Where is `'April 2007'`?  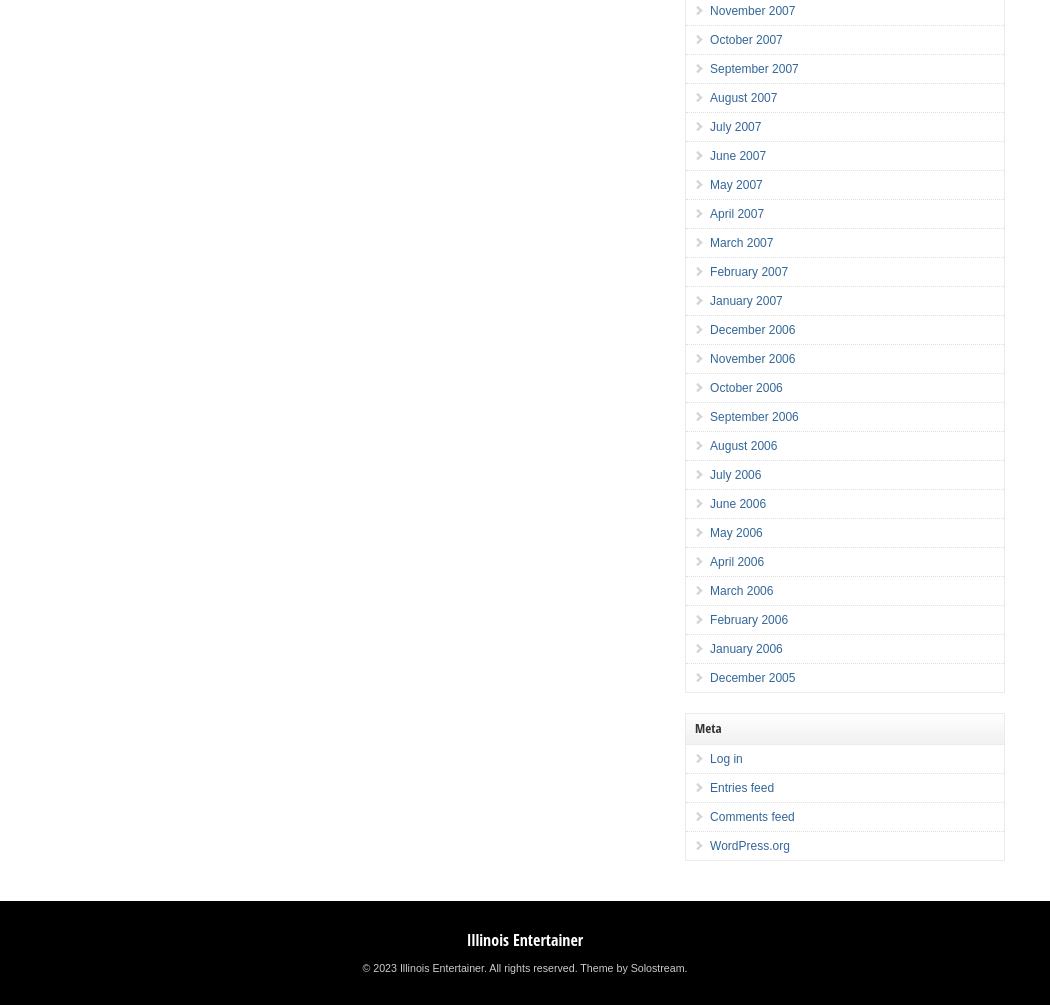 'April 2007' is located at coordinates (735, 212).